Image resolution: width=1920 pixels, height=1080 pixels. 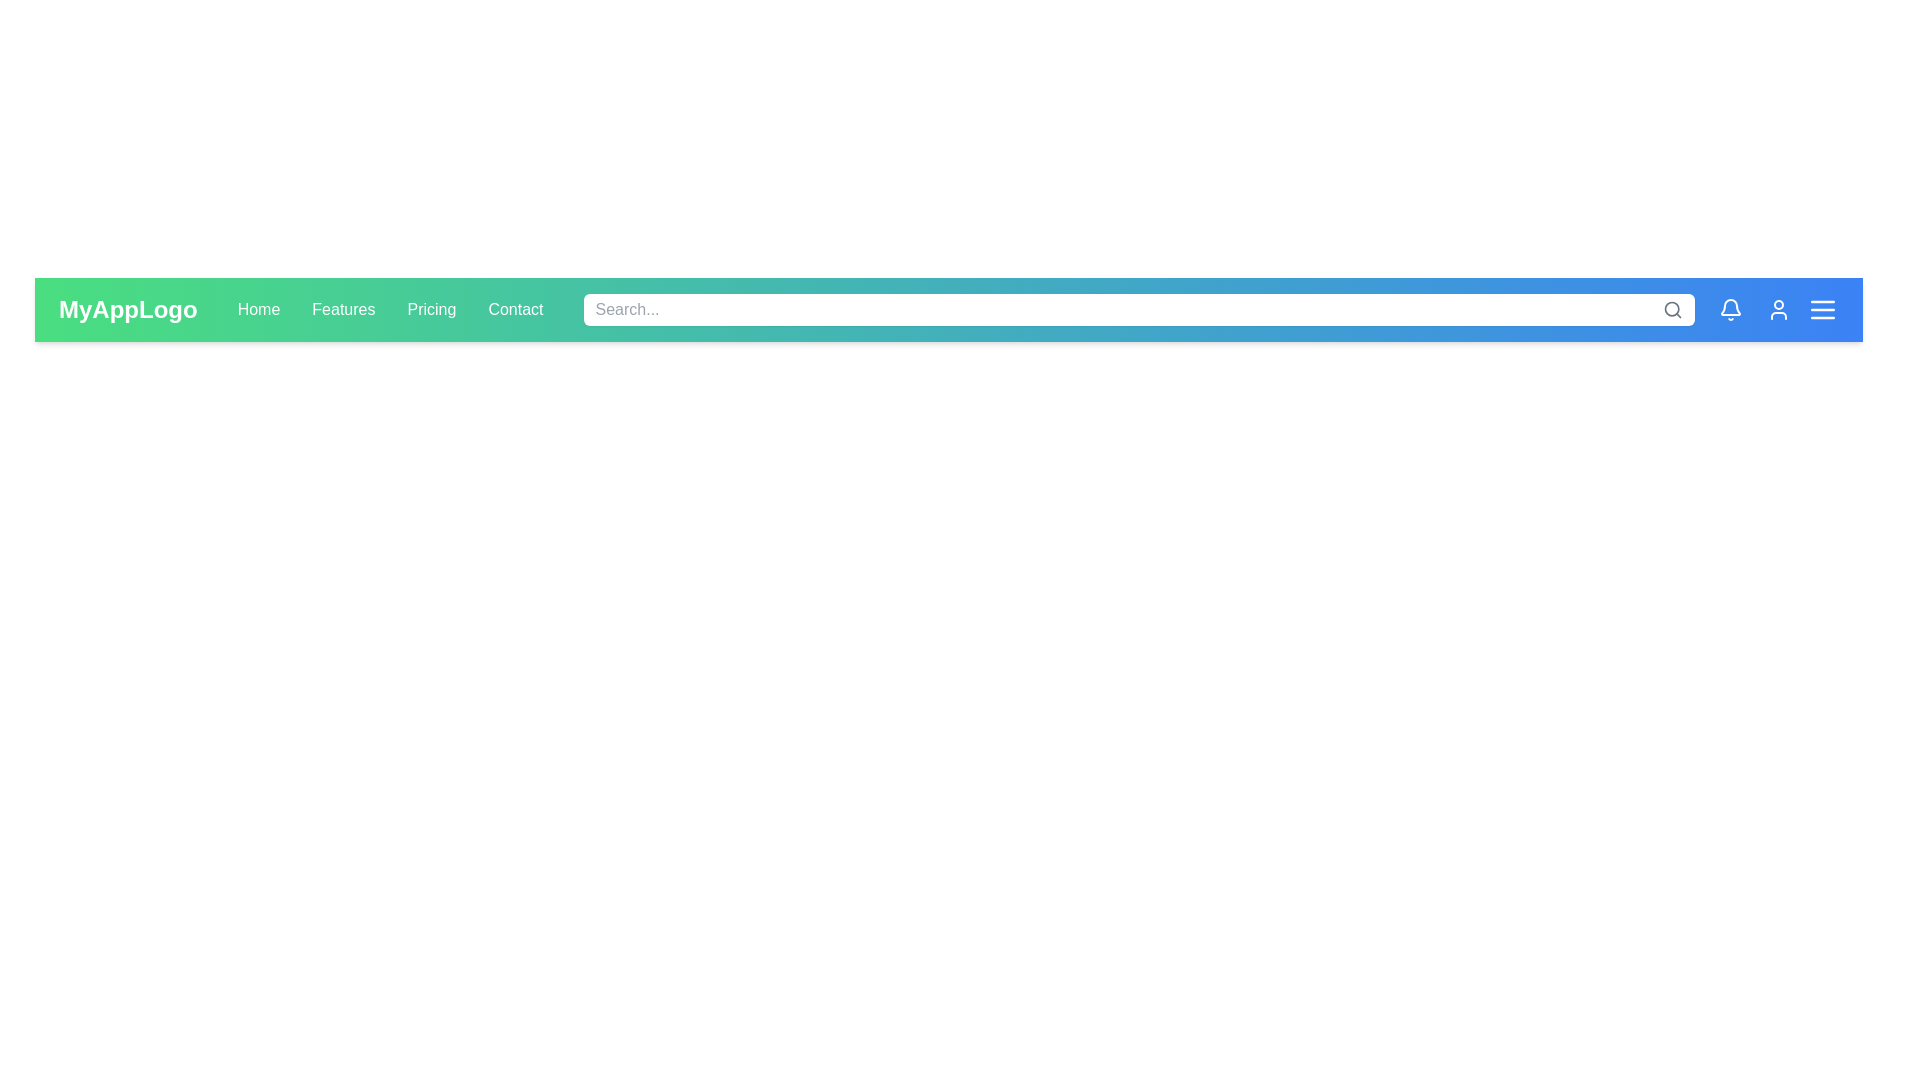 I want to click on the fourth navigation link labeled 'Contact' in the top left navigation menu, so click(x=515, y=309).